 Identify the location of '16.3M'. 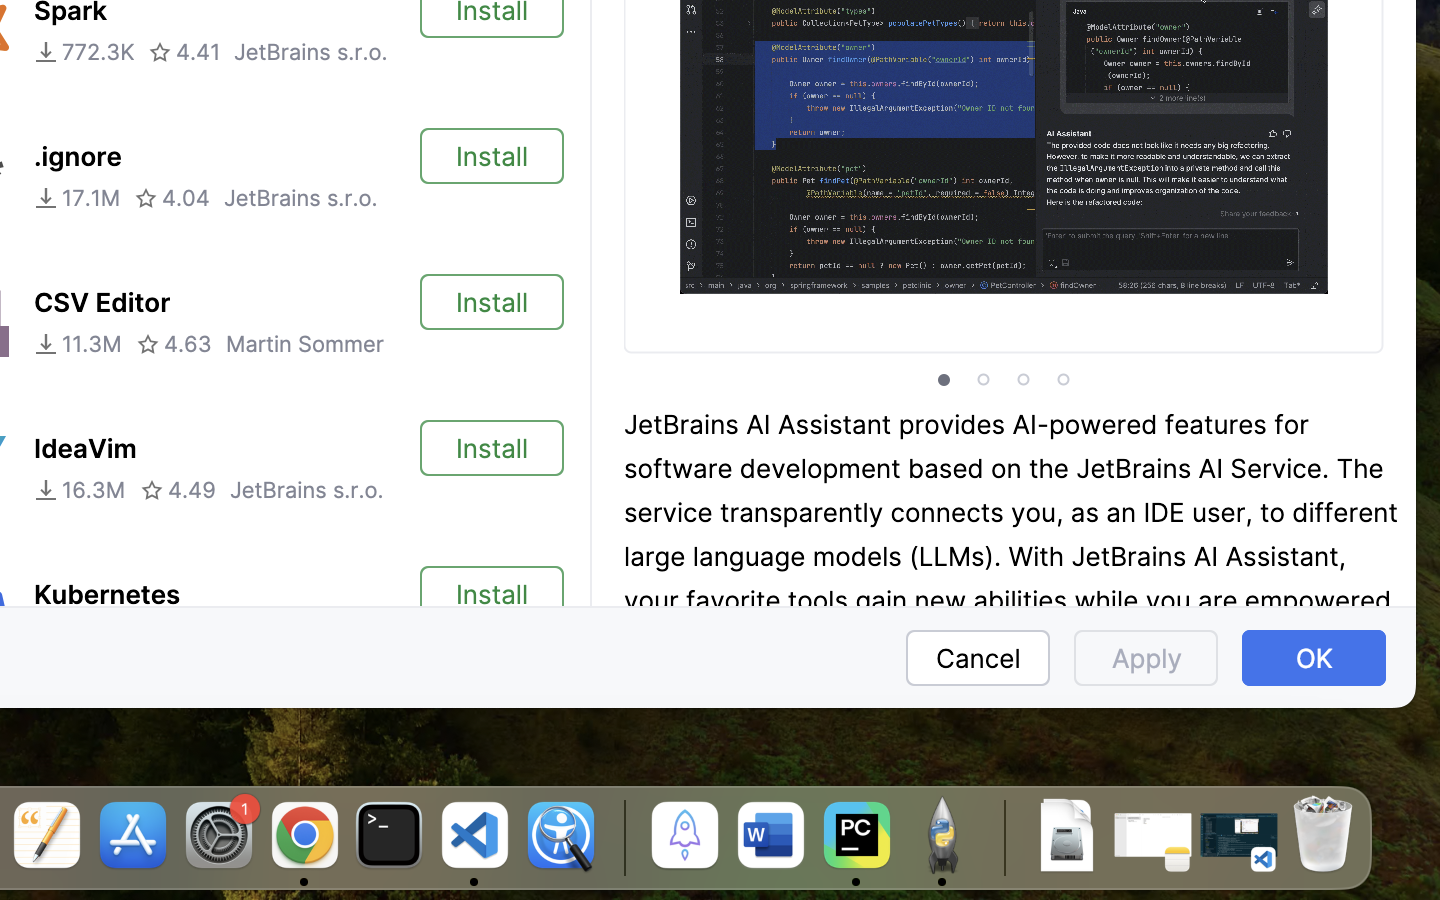
(80, 488).